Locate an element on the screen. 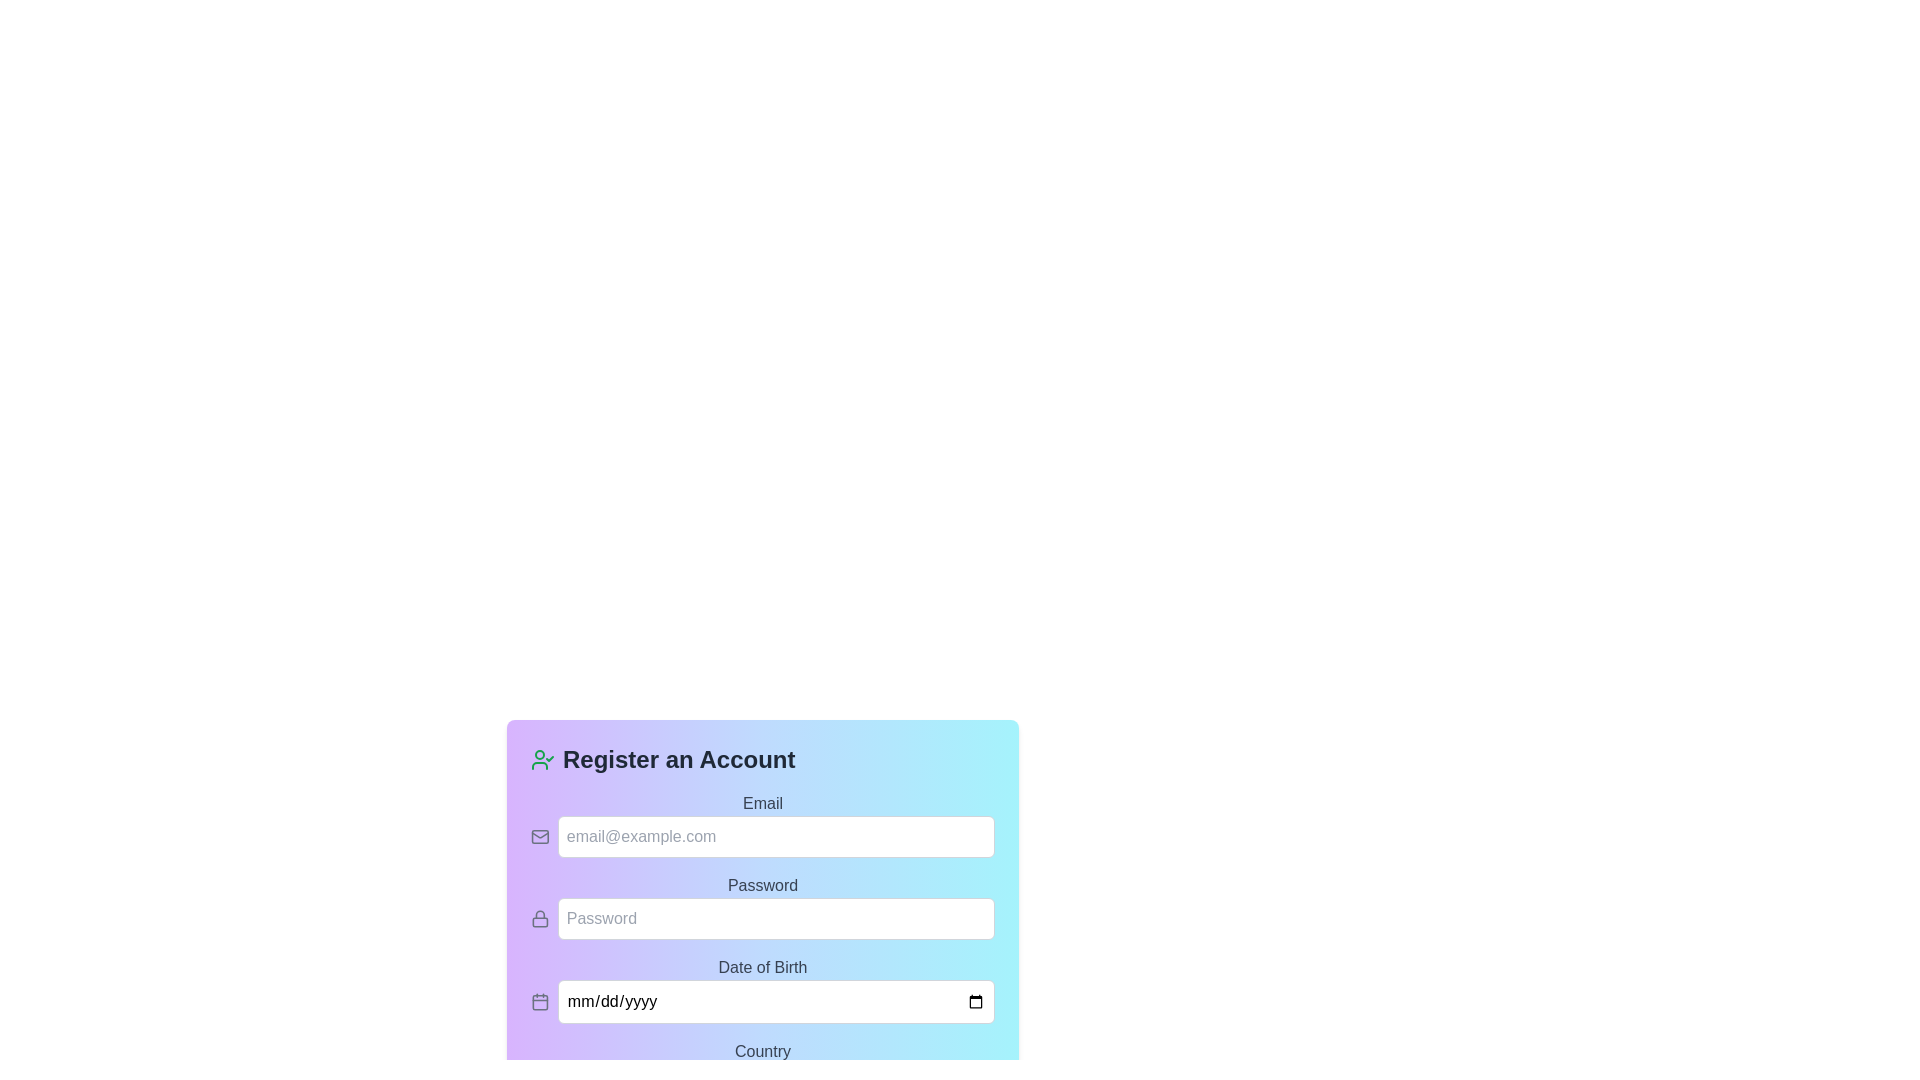 This screenshot has width=1920, height=1080. the profile icon with a check mark overlay, which is styled in green and located at the top-left corner of the 'Register an Account' form is located at coordinates (542, 759).